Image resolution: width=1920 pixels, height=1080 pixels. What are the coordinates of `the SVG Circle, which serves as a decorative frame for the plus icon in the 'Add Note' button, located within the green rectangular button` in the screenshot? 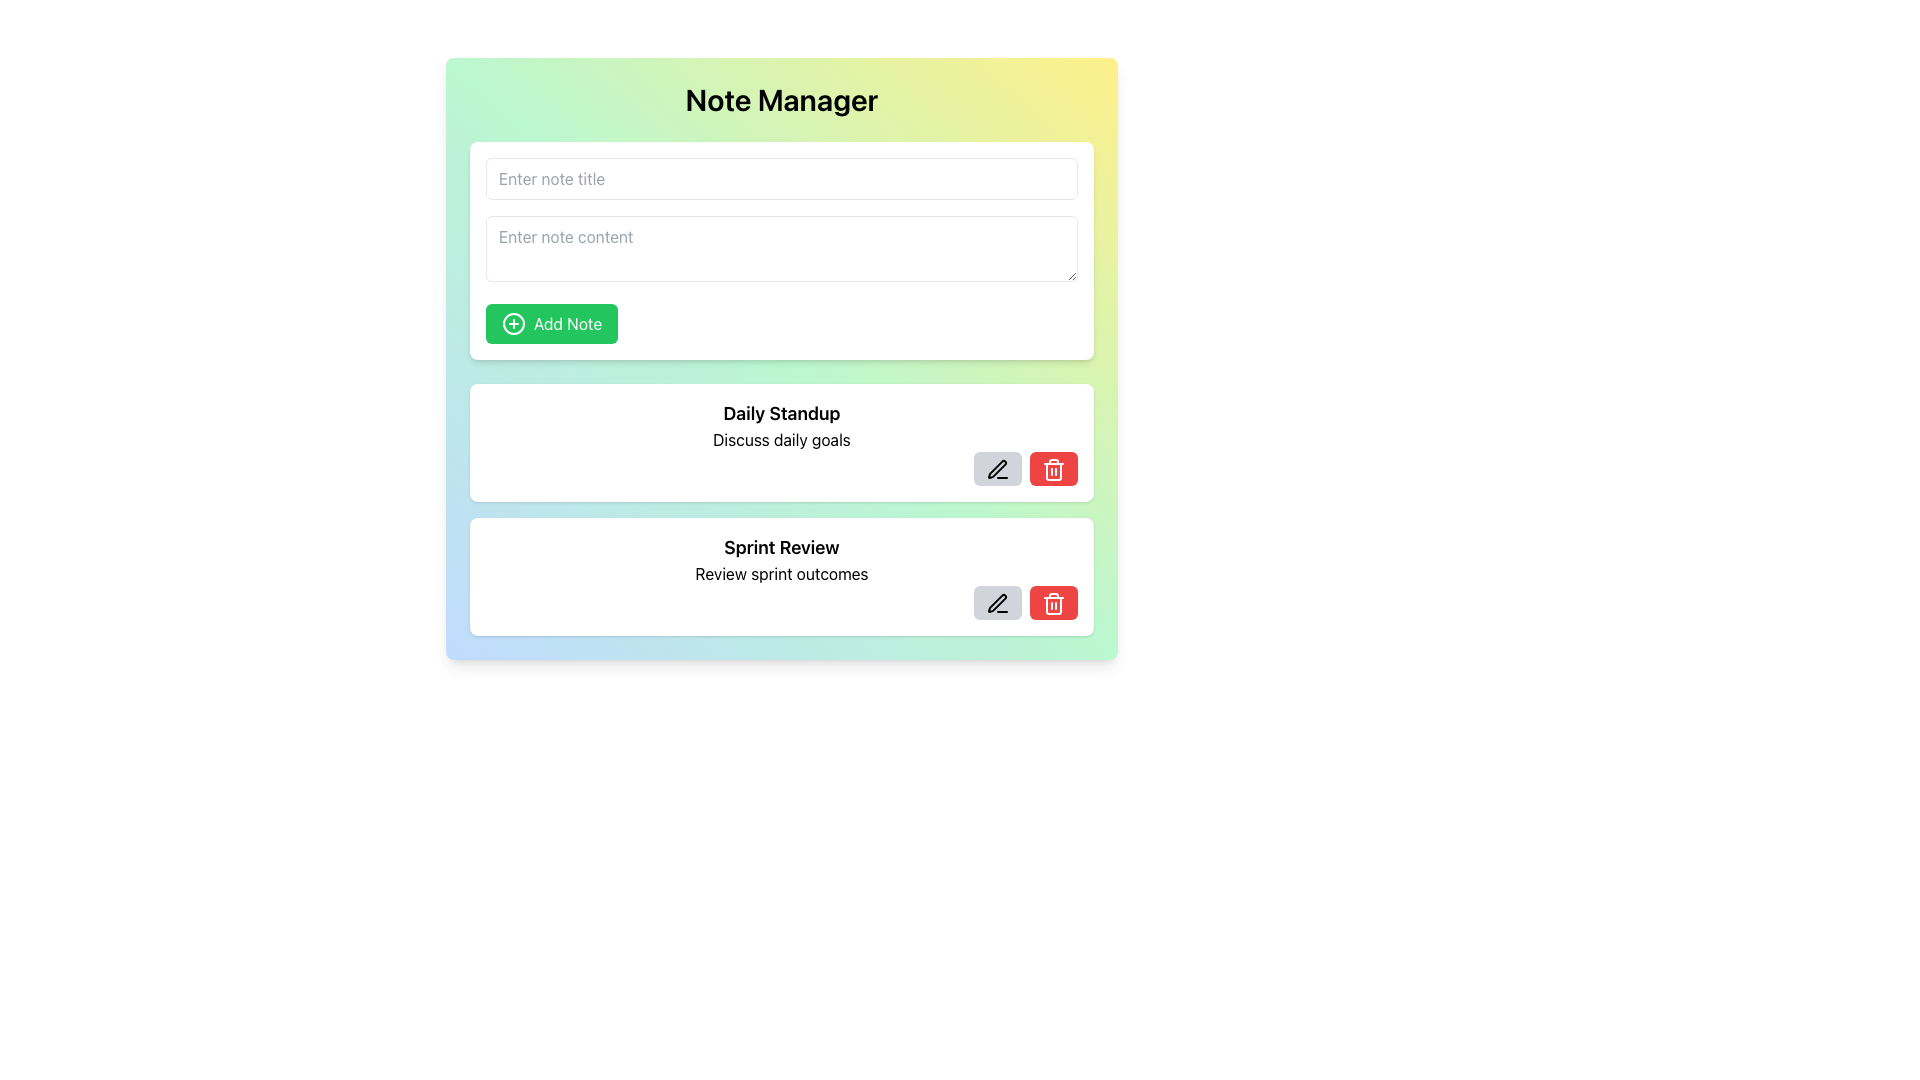 It's located at (513, 323).